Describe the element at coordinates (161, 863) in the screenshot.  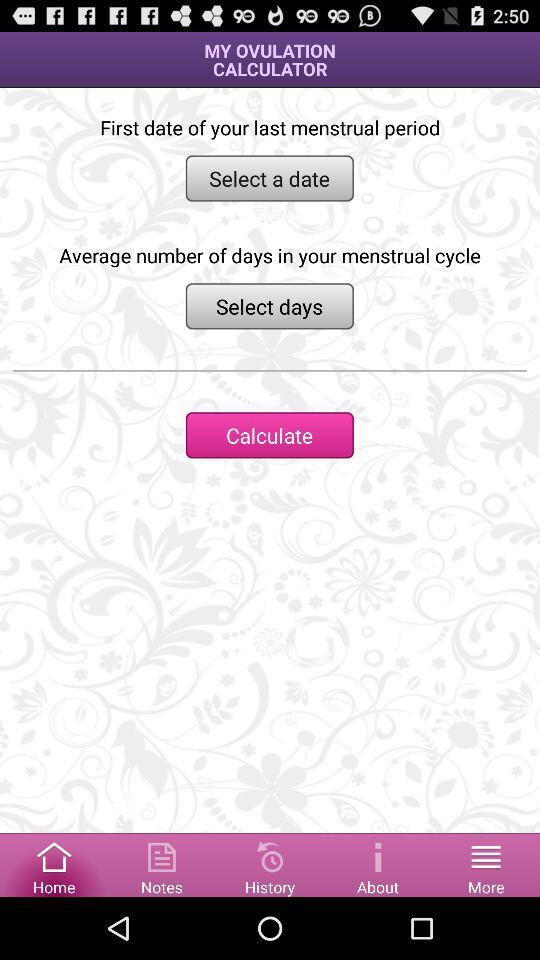
I see `notes tab` at that location.